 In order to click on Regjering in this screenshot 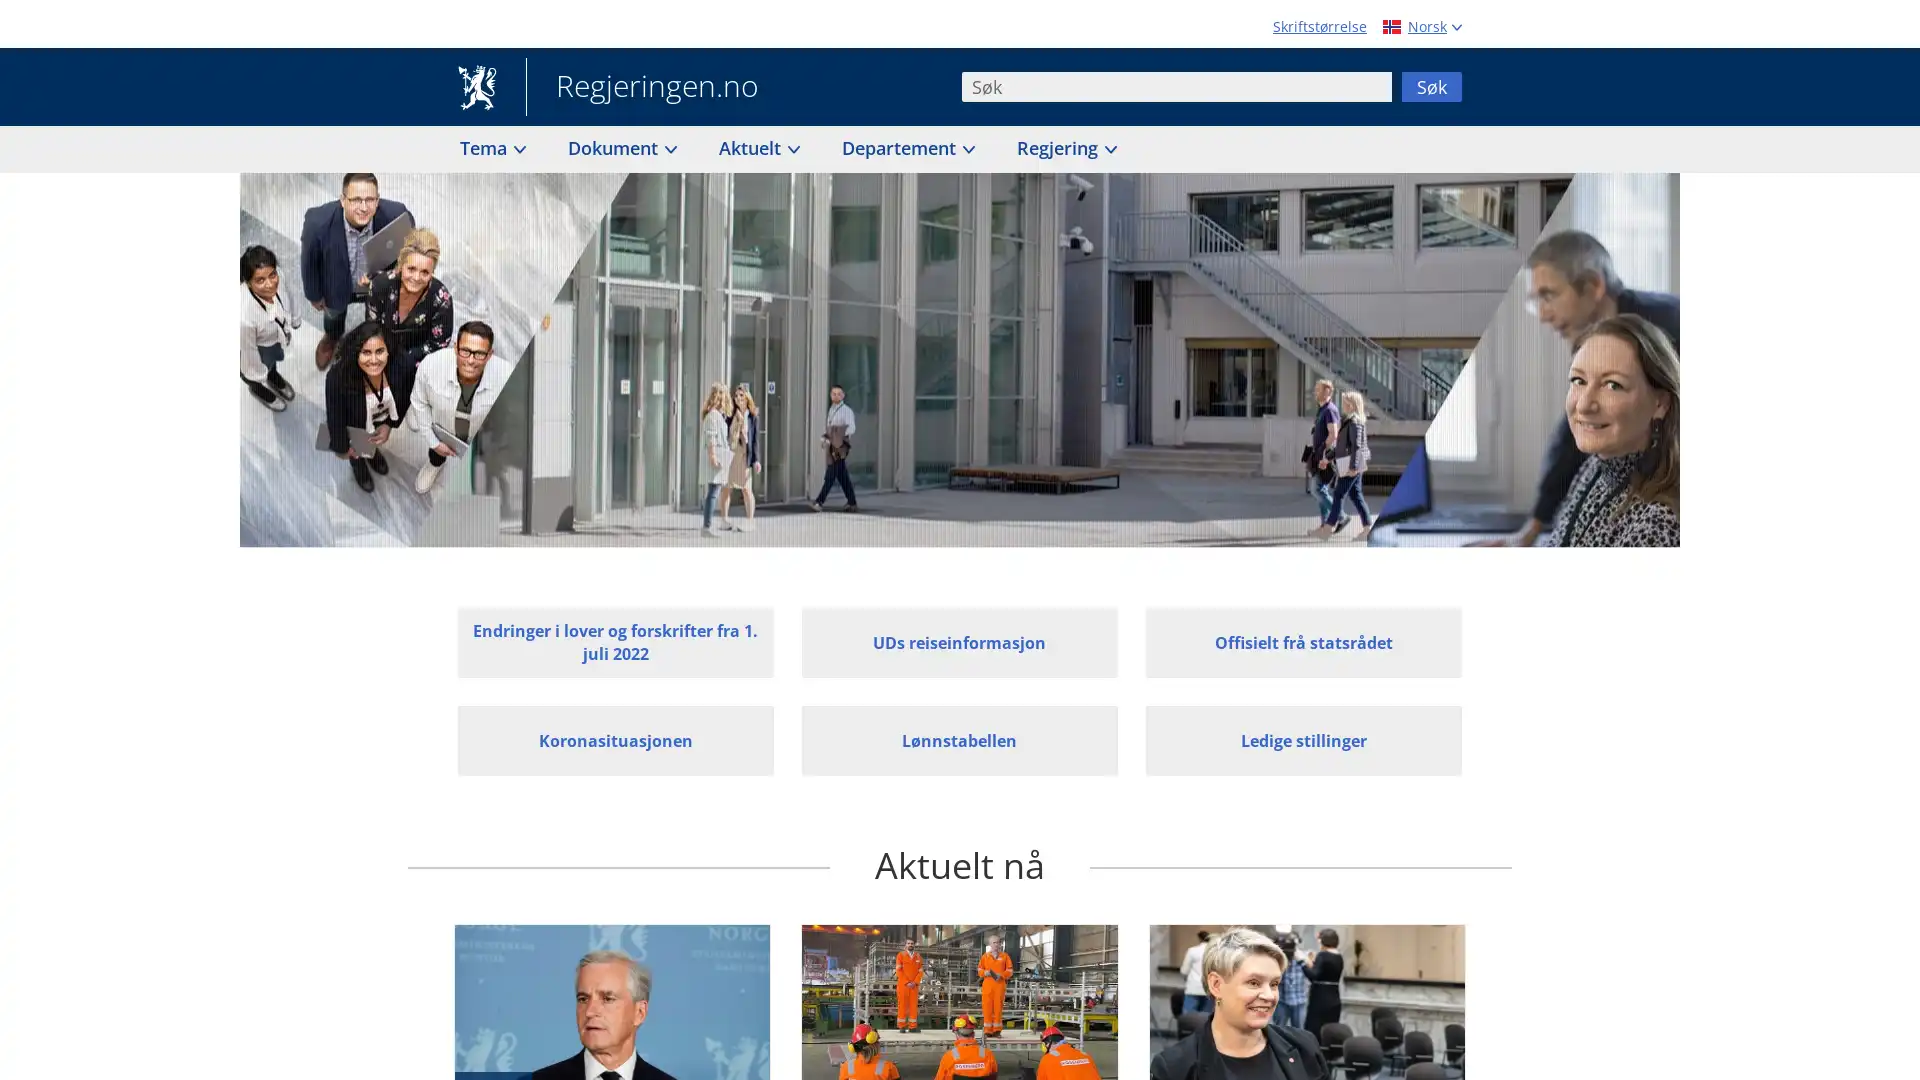, I will do `click(1064, 147)`.